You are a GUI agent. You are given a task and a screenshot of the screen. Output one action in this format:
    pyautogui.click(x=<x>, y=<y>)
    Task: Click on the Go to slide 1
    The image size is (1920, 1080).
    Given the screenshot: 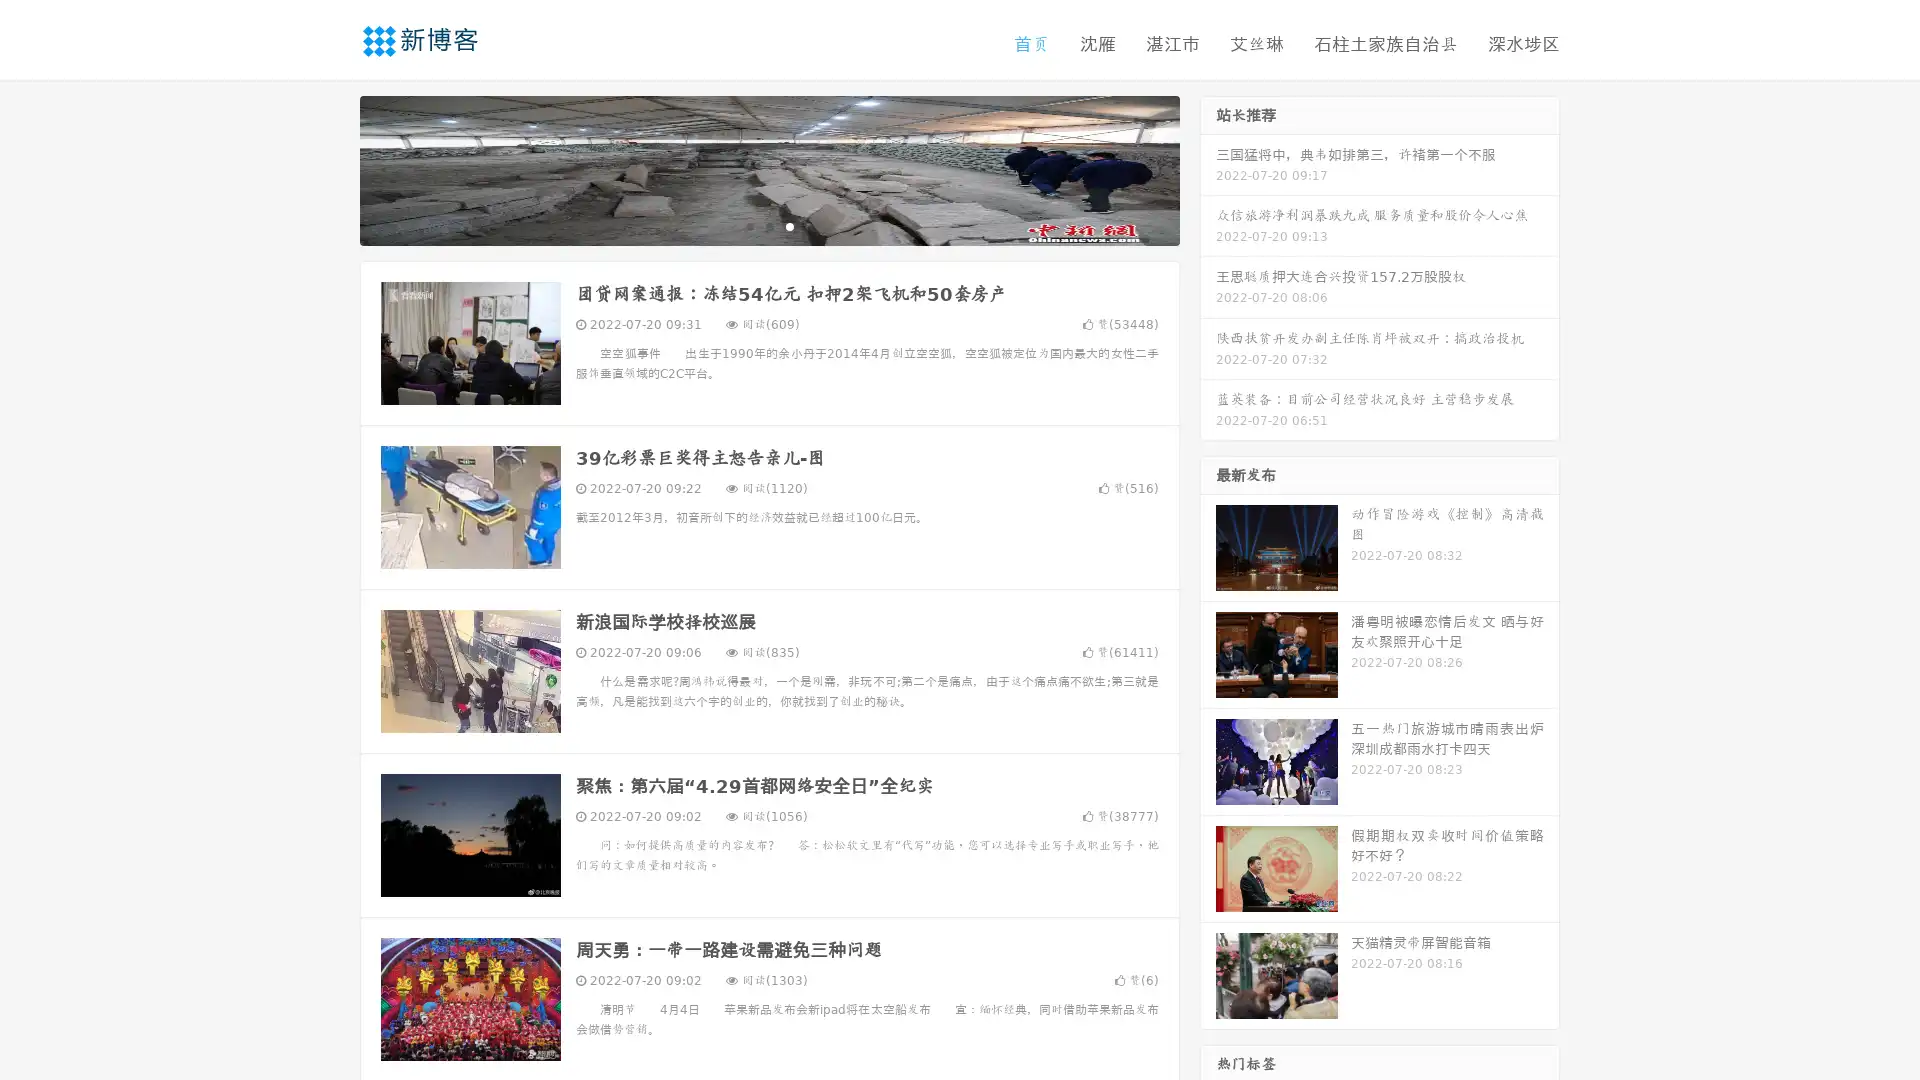 What is the action you would take?
    pyautogui.click(x=748, y=225)
    